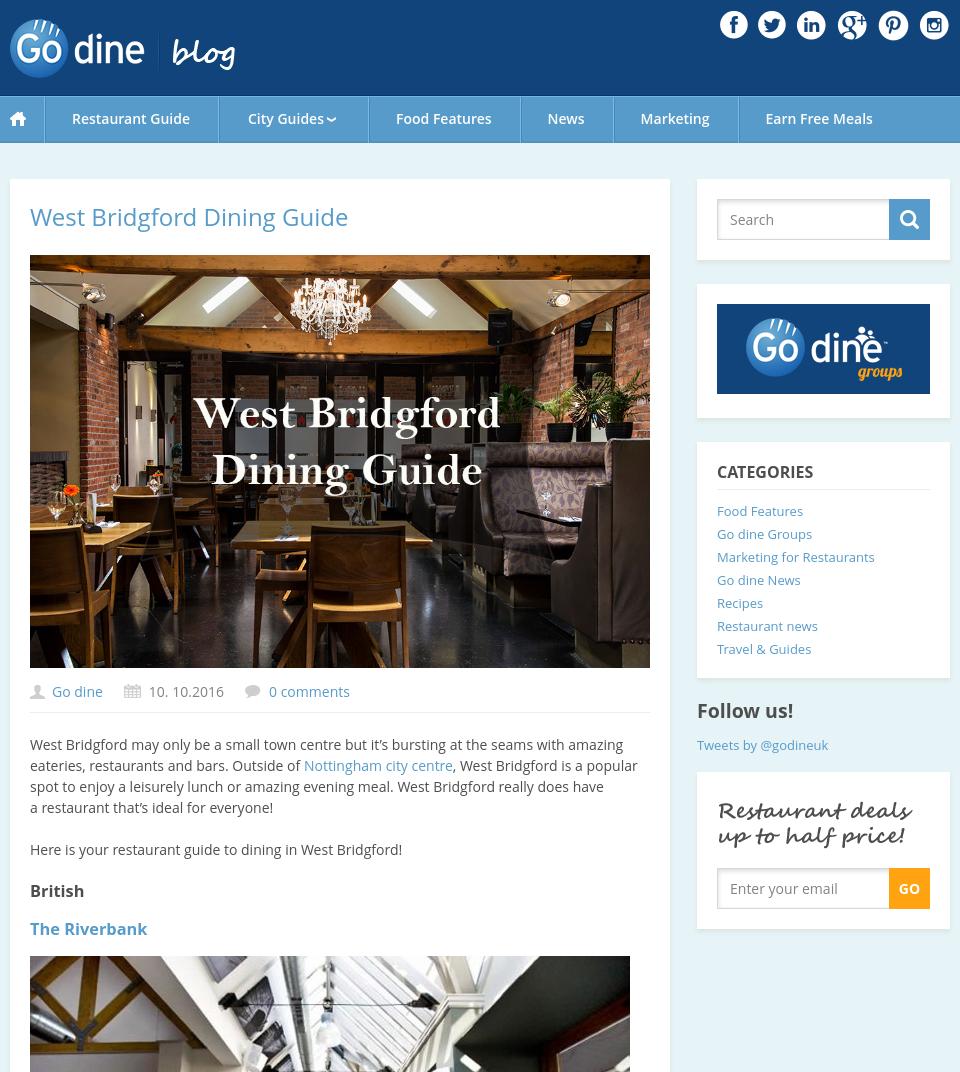 This screenshot has height=1072, width=960. Describe the element at coordinates (246, 118) in the screenshot. I see `'City Guides'` at that location.